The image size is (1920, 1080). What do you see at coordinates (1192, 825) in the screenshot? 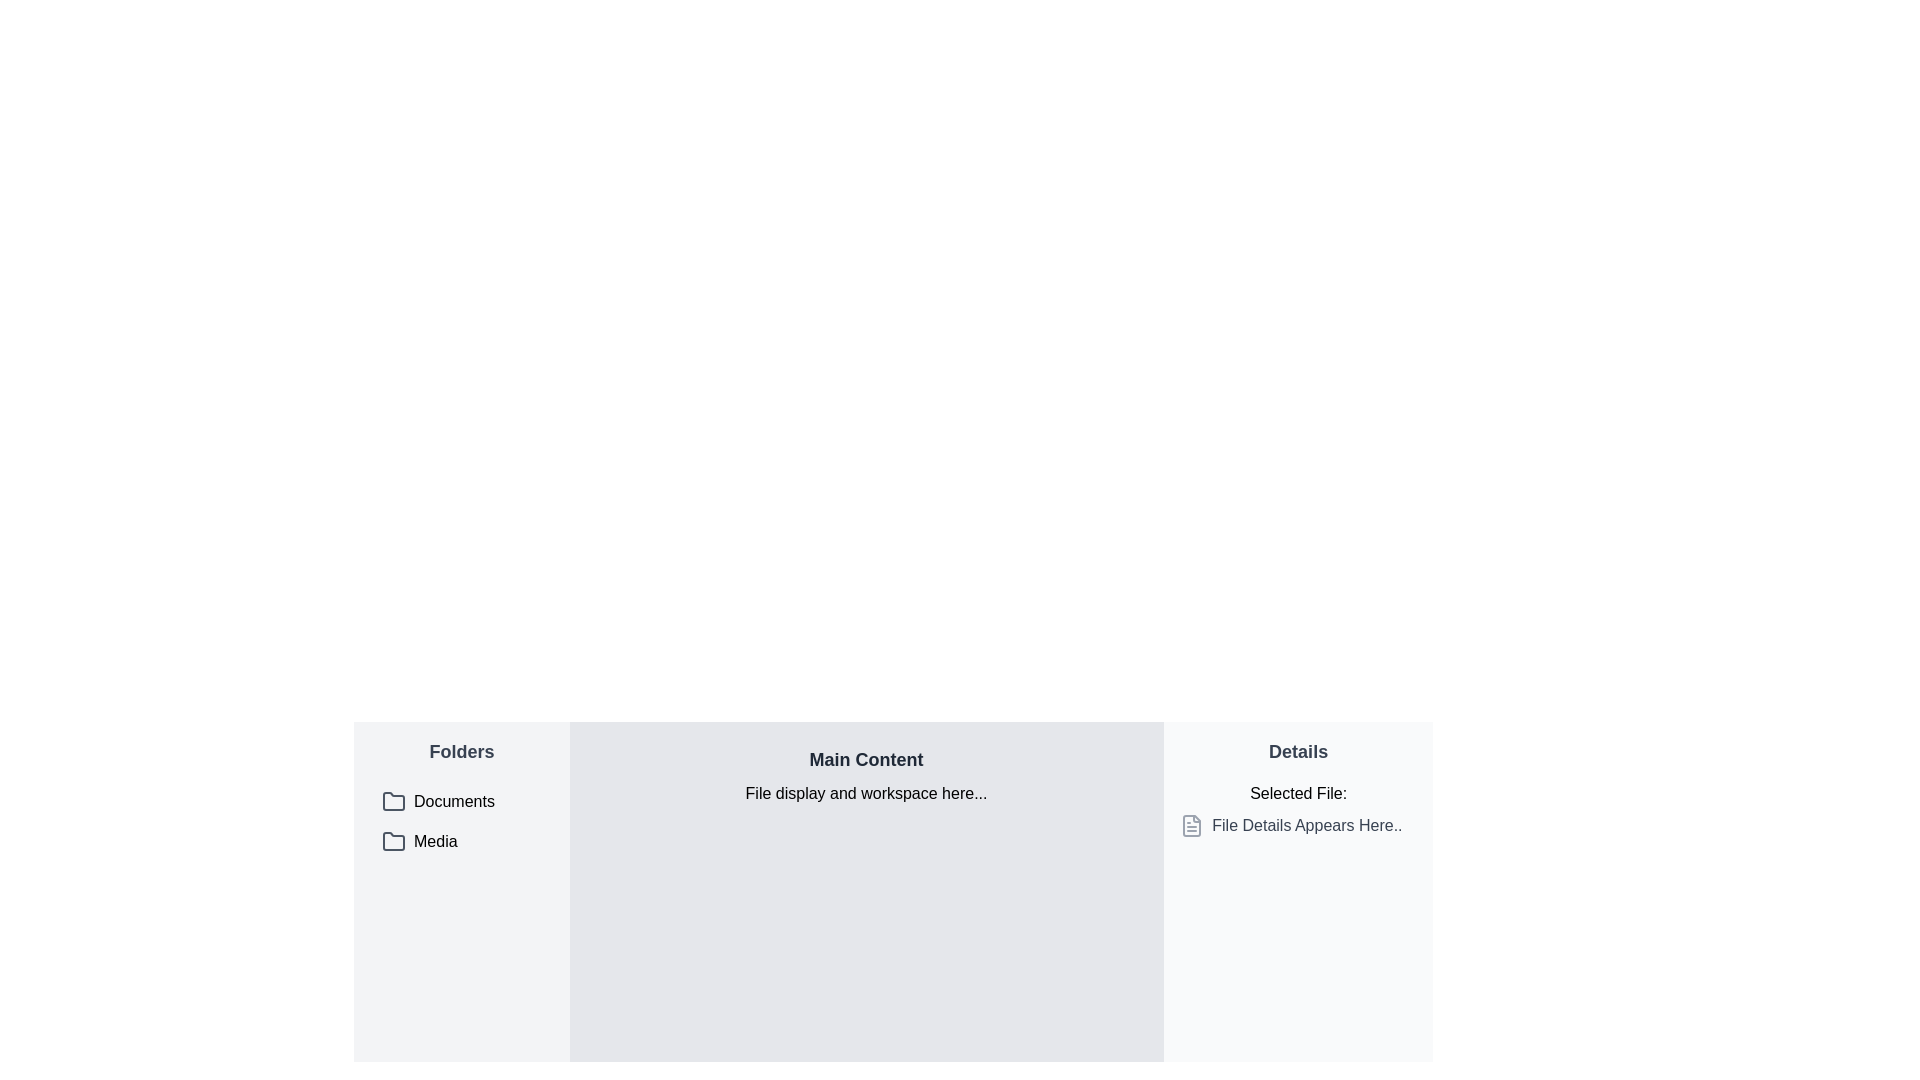
I see `the decorative icon representing a file in the 'Details' section, located to the left of the text 'File Details Appears Here..'` at bounding box center [1192, 825].